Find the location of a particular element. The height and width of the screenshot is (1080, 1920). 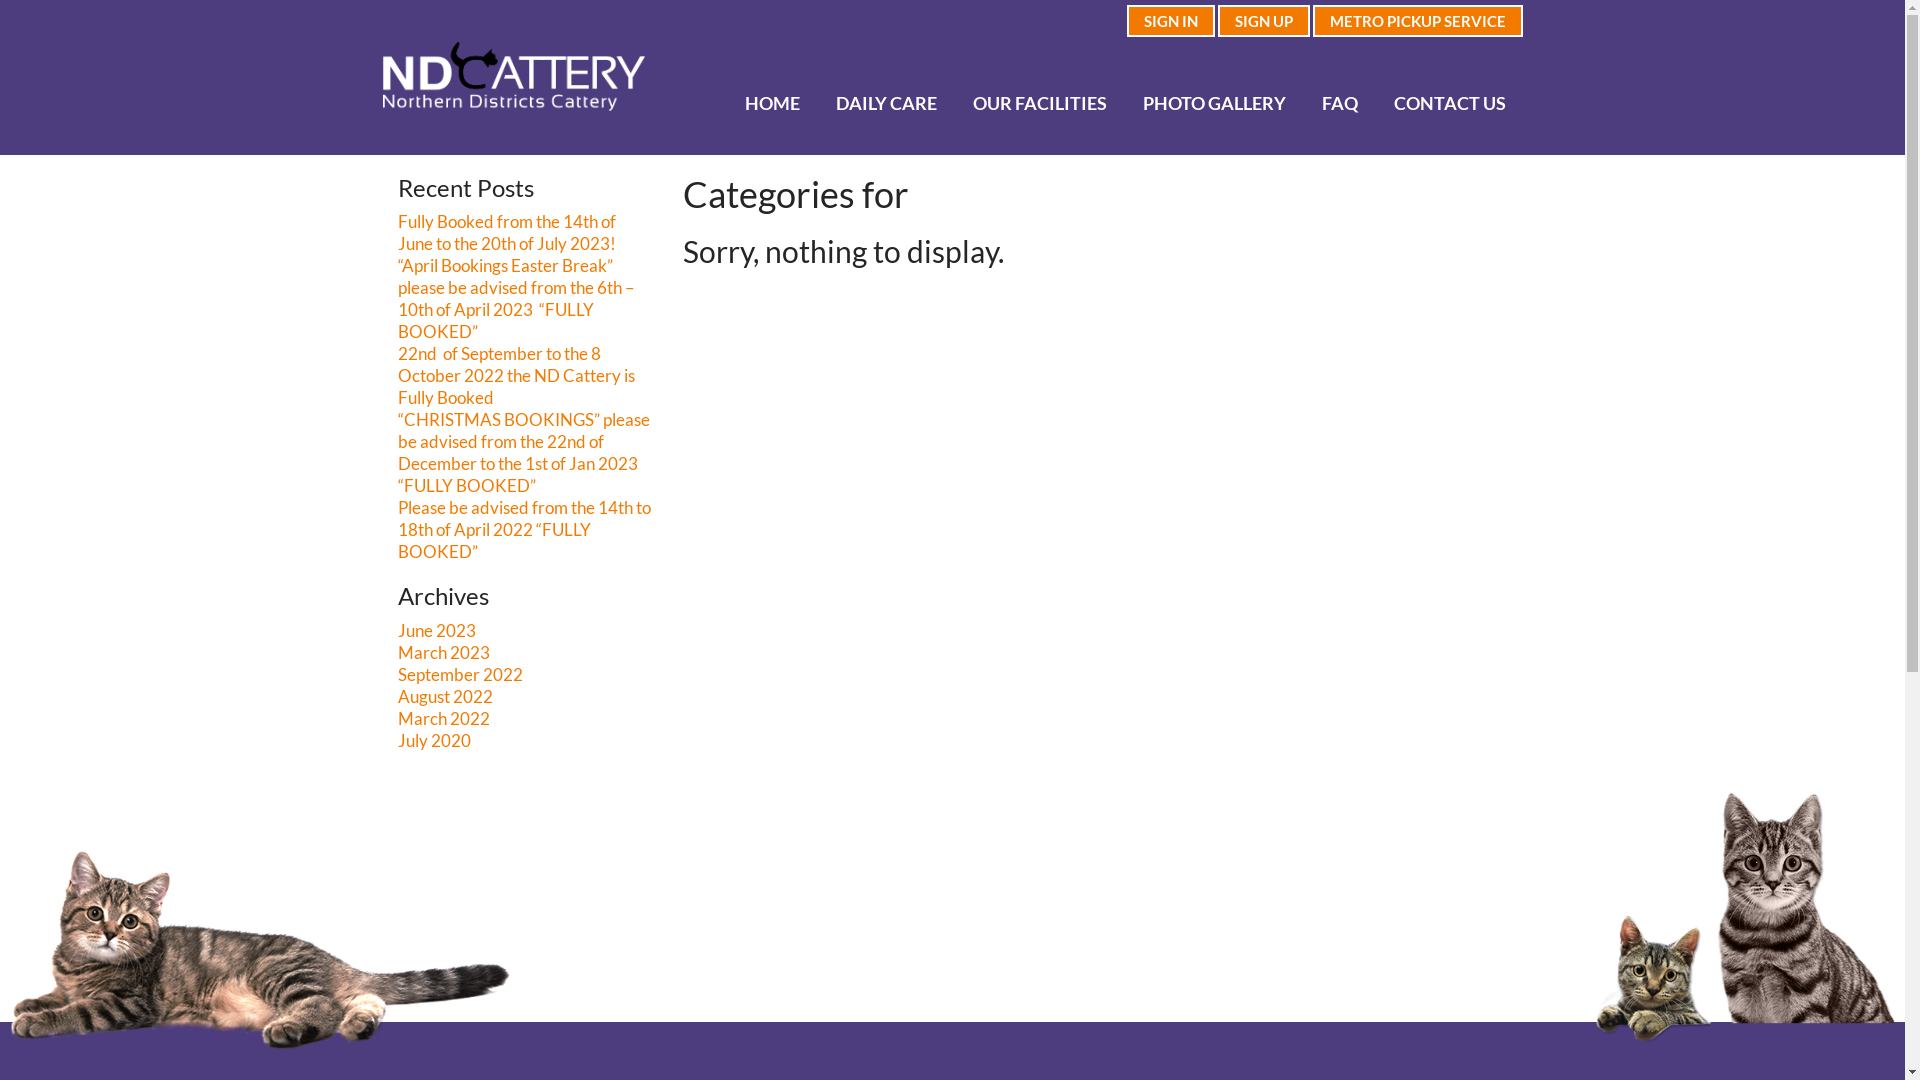

'HOME' is located at coordinates (727, 102).